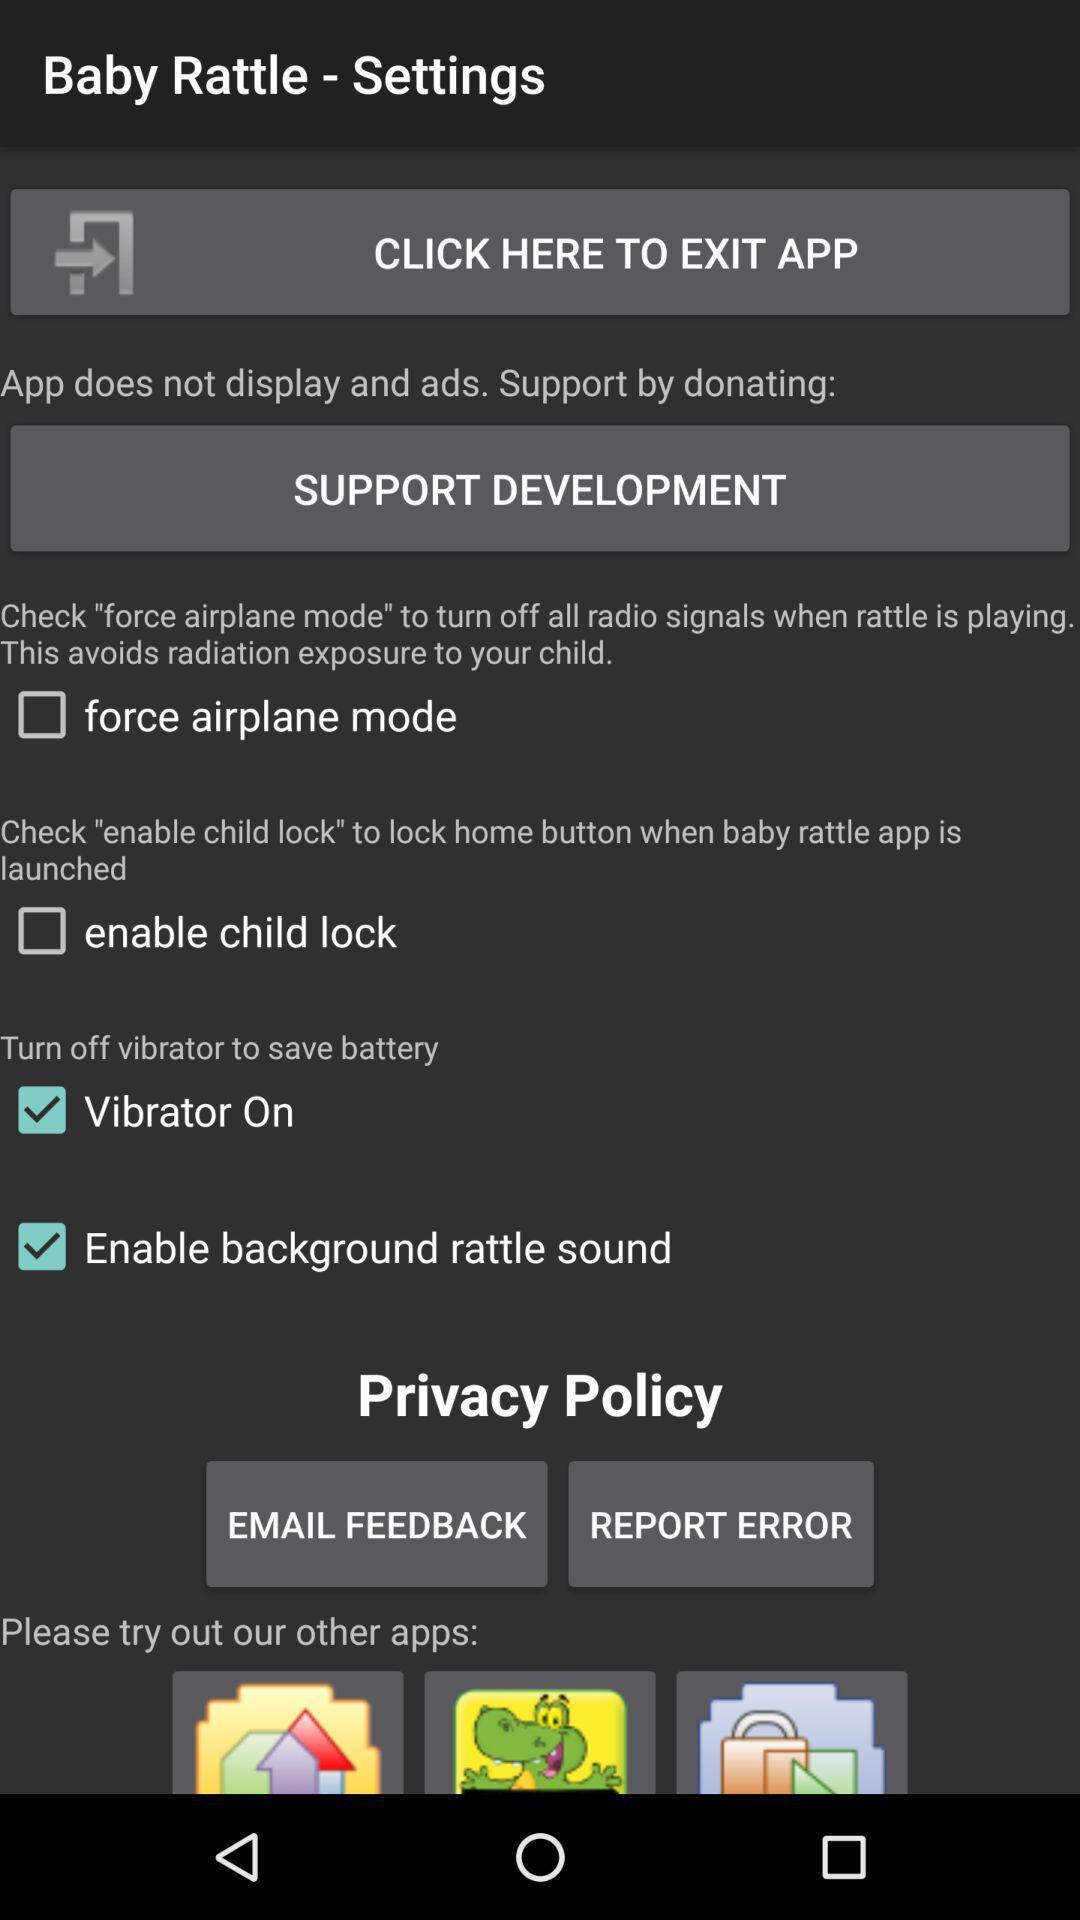  Describe the element at coordinates (540, 1723) in the screenshot. I see `the avatar icon` at that location.